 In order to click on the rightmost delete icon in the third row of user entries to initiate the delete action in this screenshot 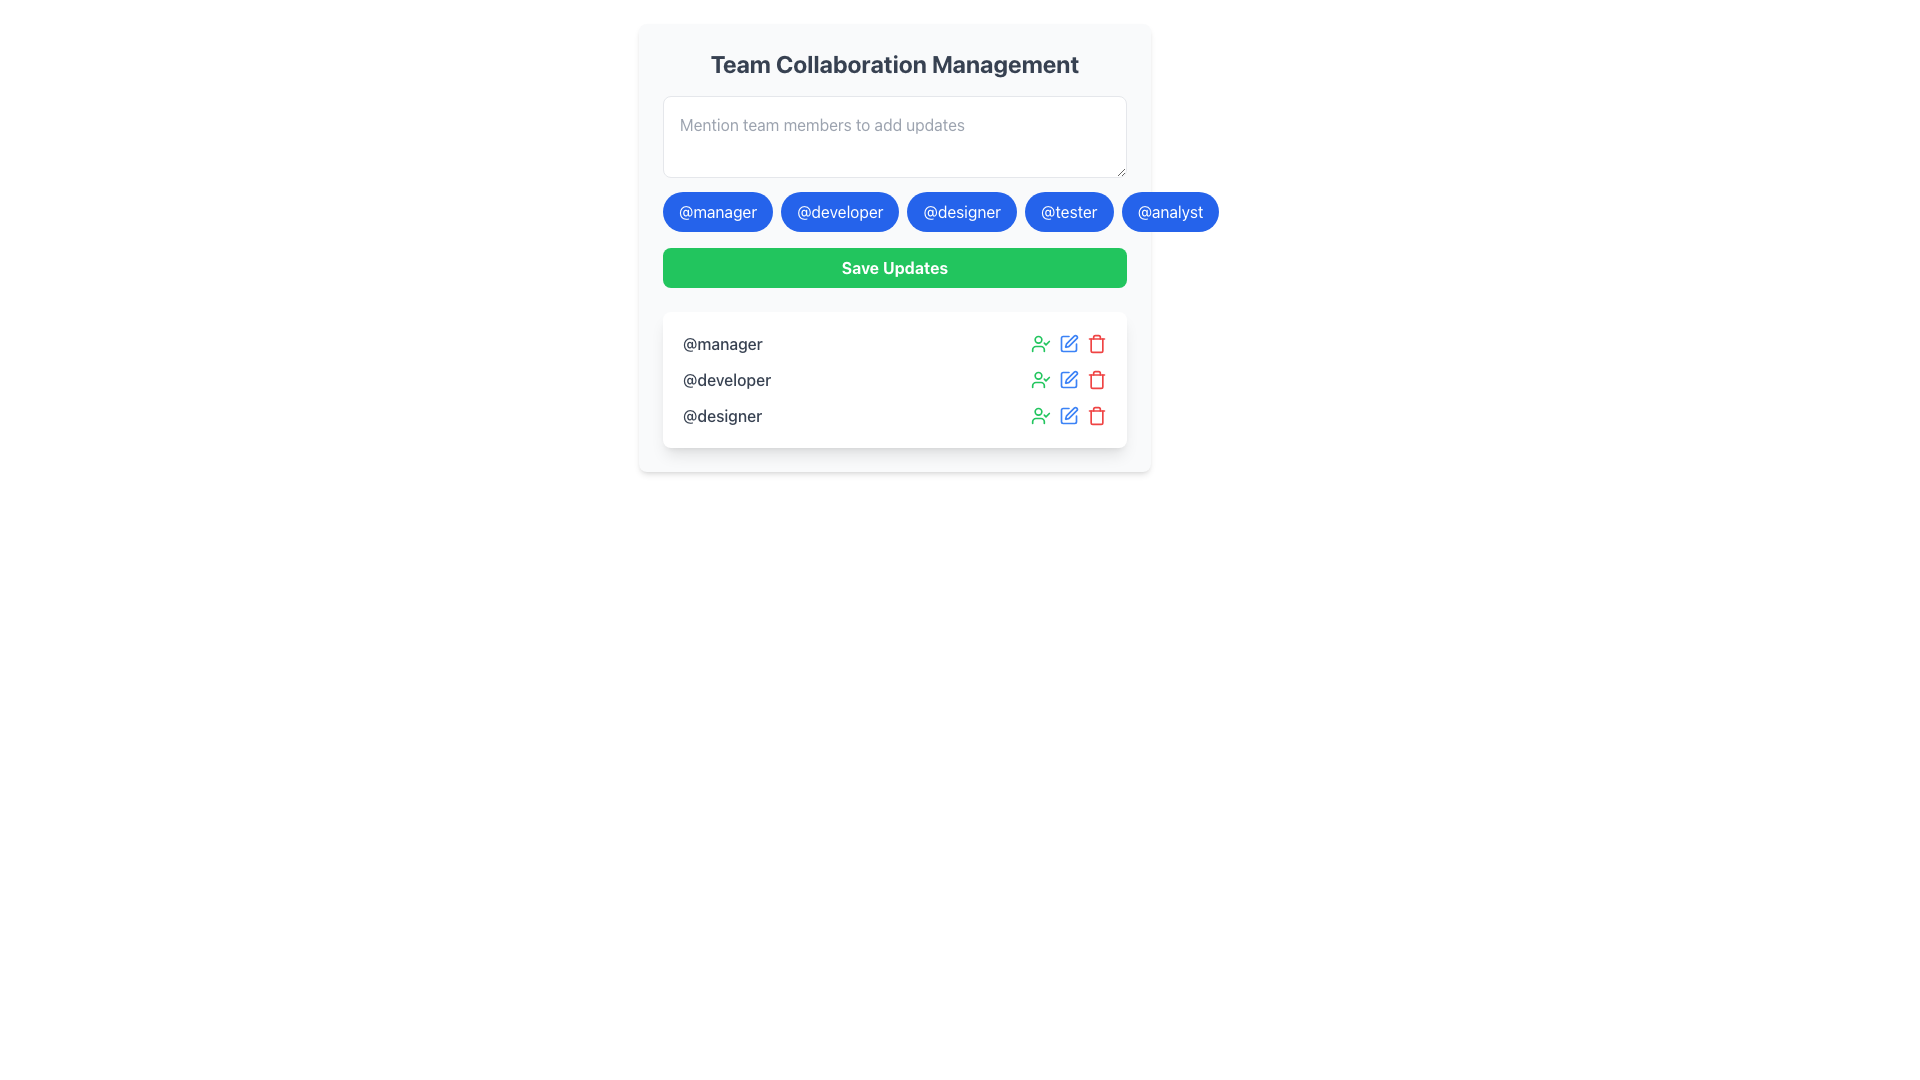, I will do `click(1096, 415)`.